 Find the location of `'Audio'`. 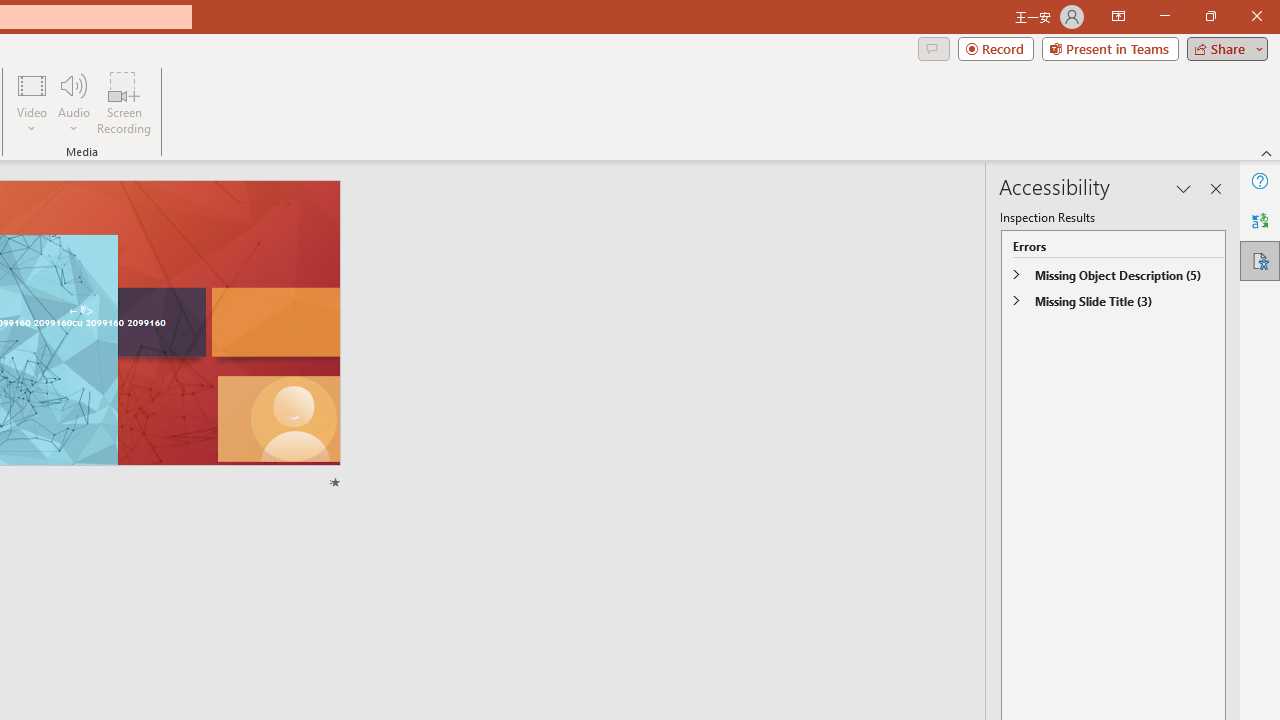

'Audio' is located at coordinates (73, 103).